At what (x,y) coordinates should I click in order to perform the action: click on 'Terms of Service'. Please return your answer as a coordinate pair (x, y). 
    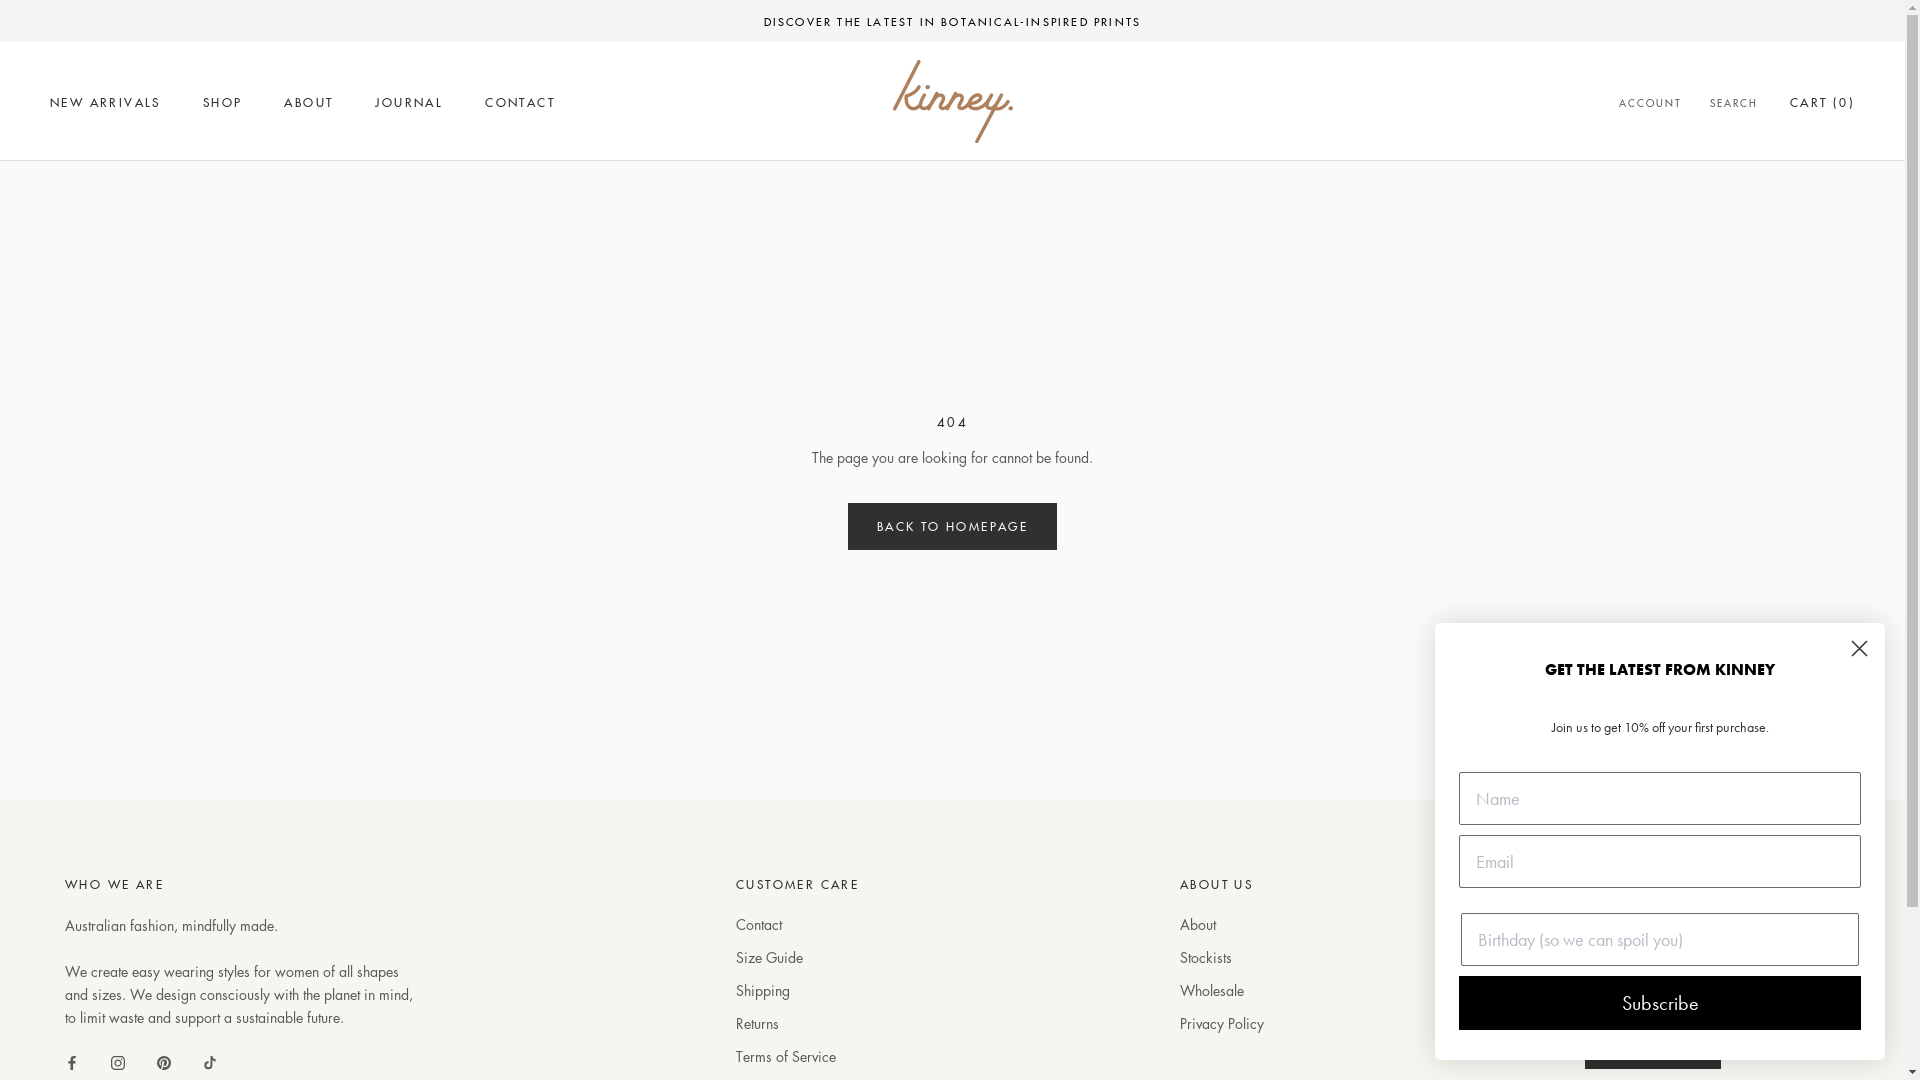
    Looking at the image, I should click on (796, 1055).